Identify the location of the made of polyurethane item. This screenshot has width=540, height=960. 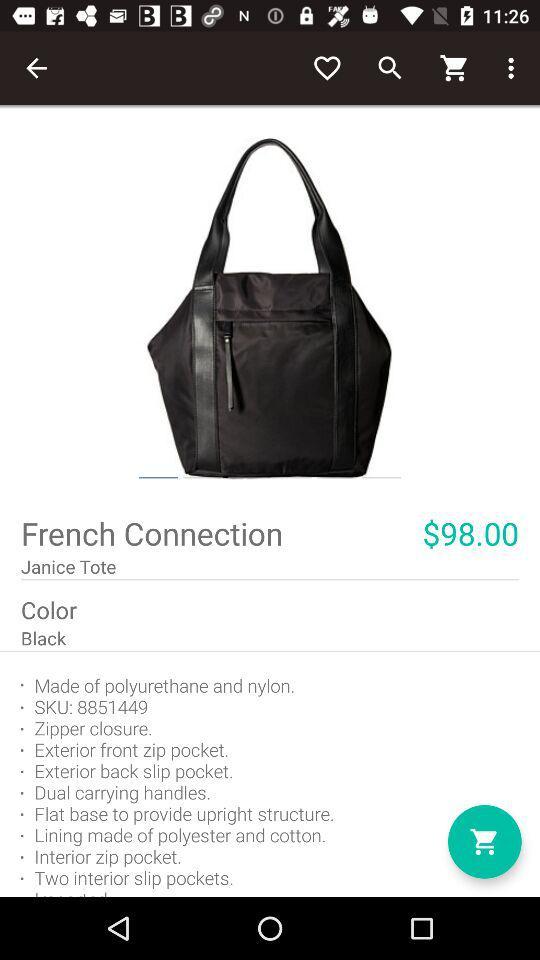
(270, 773).